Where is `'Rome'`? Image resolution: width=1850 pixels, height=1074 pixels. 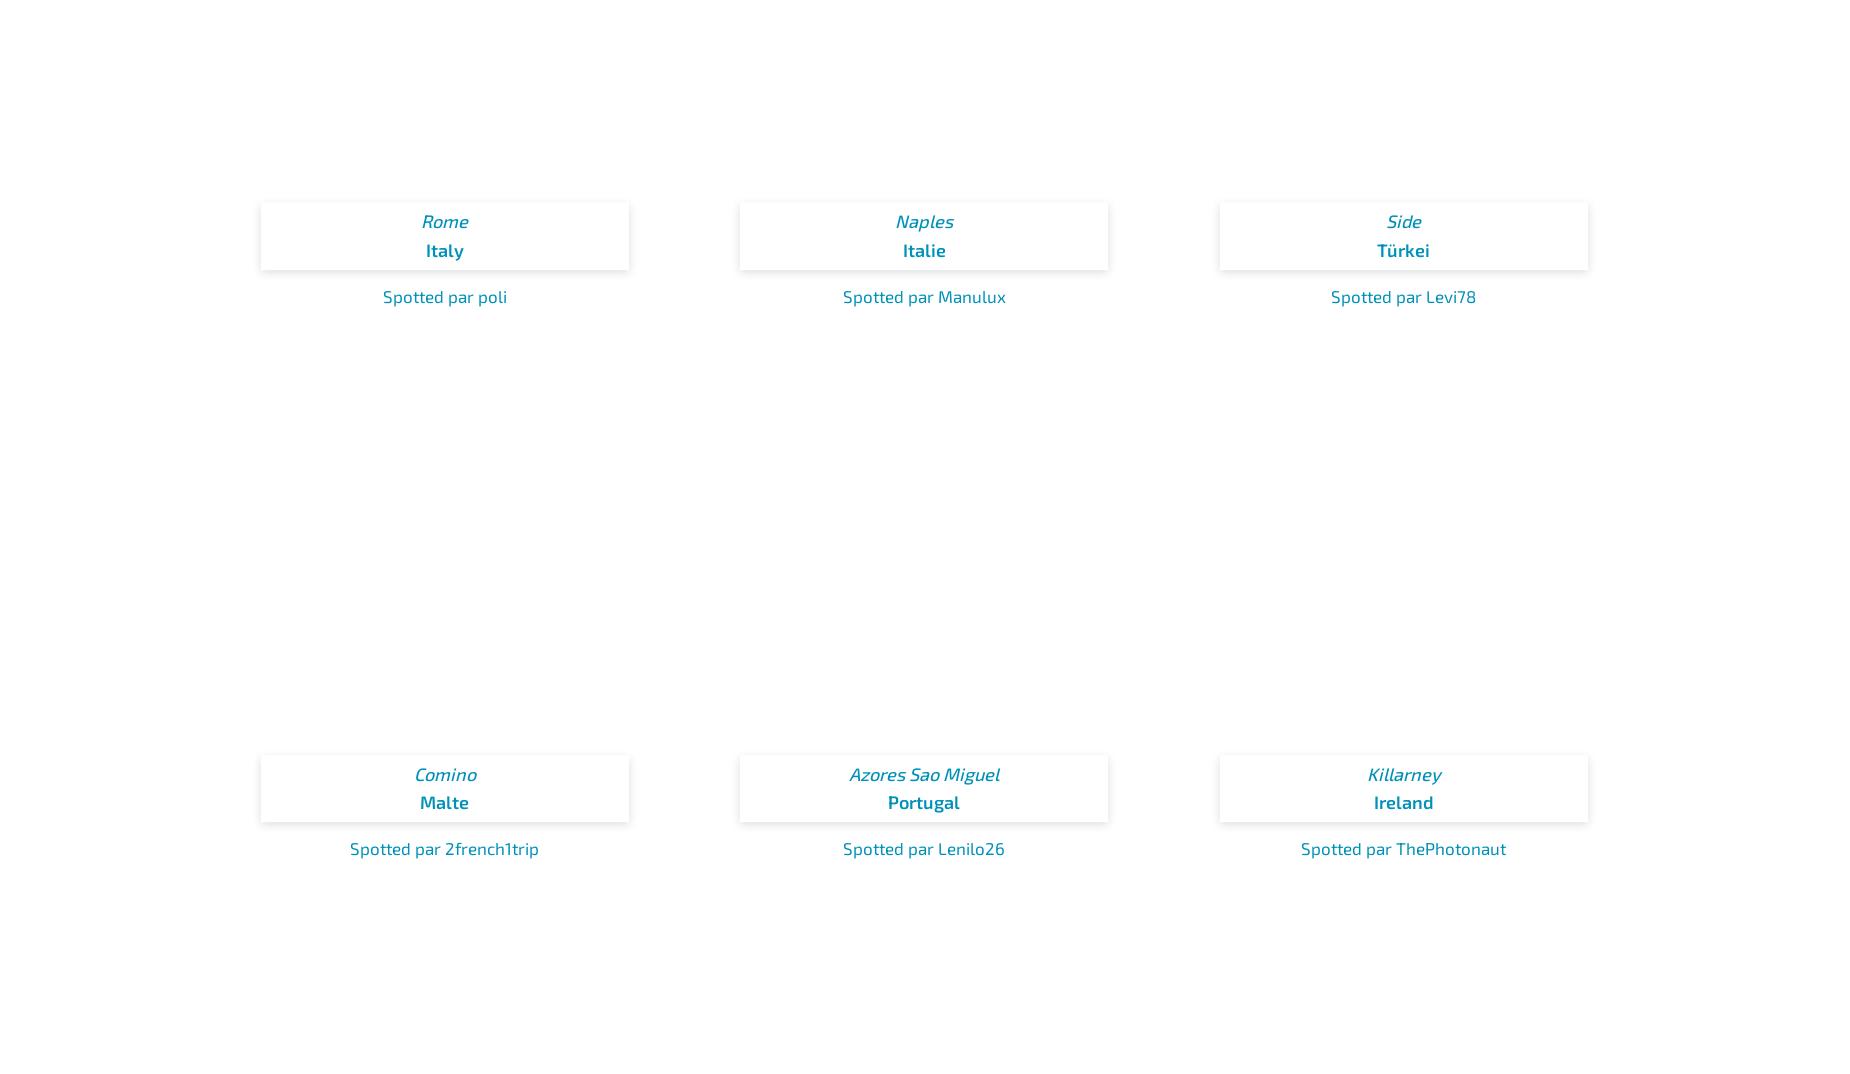 'Rome' is located at coordinates (443, 220).